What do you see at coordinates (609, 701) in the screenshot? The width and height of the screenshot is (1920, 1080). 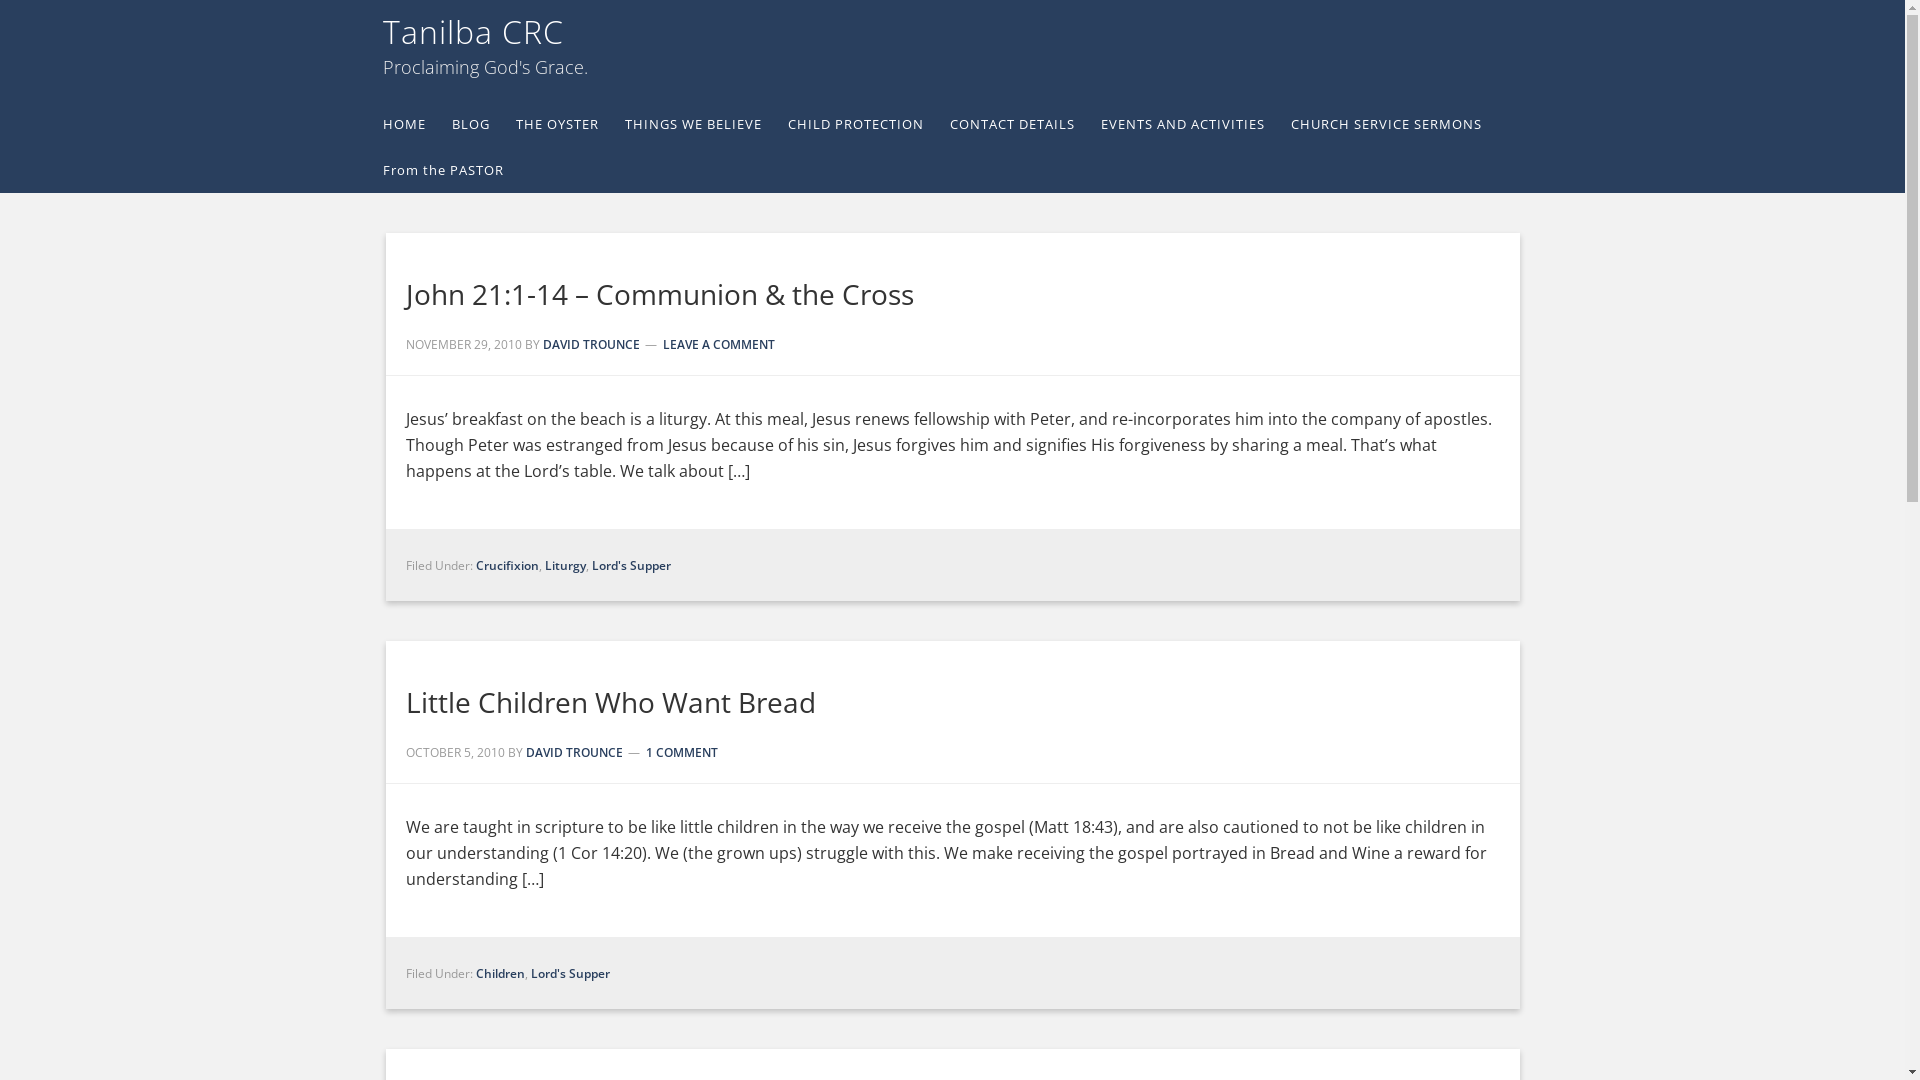 I see `'Little Children Who Want Bread'` at bounding box center [609, 701].